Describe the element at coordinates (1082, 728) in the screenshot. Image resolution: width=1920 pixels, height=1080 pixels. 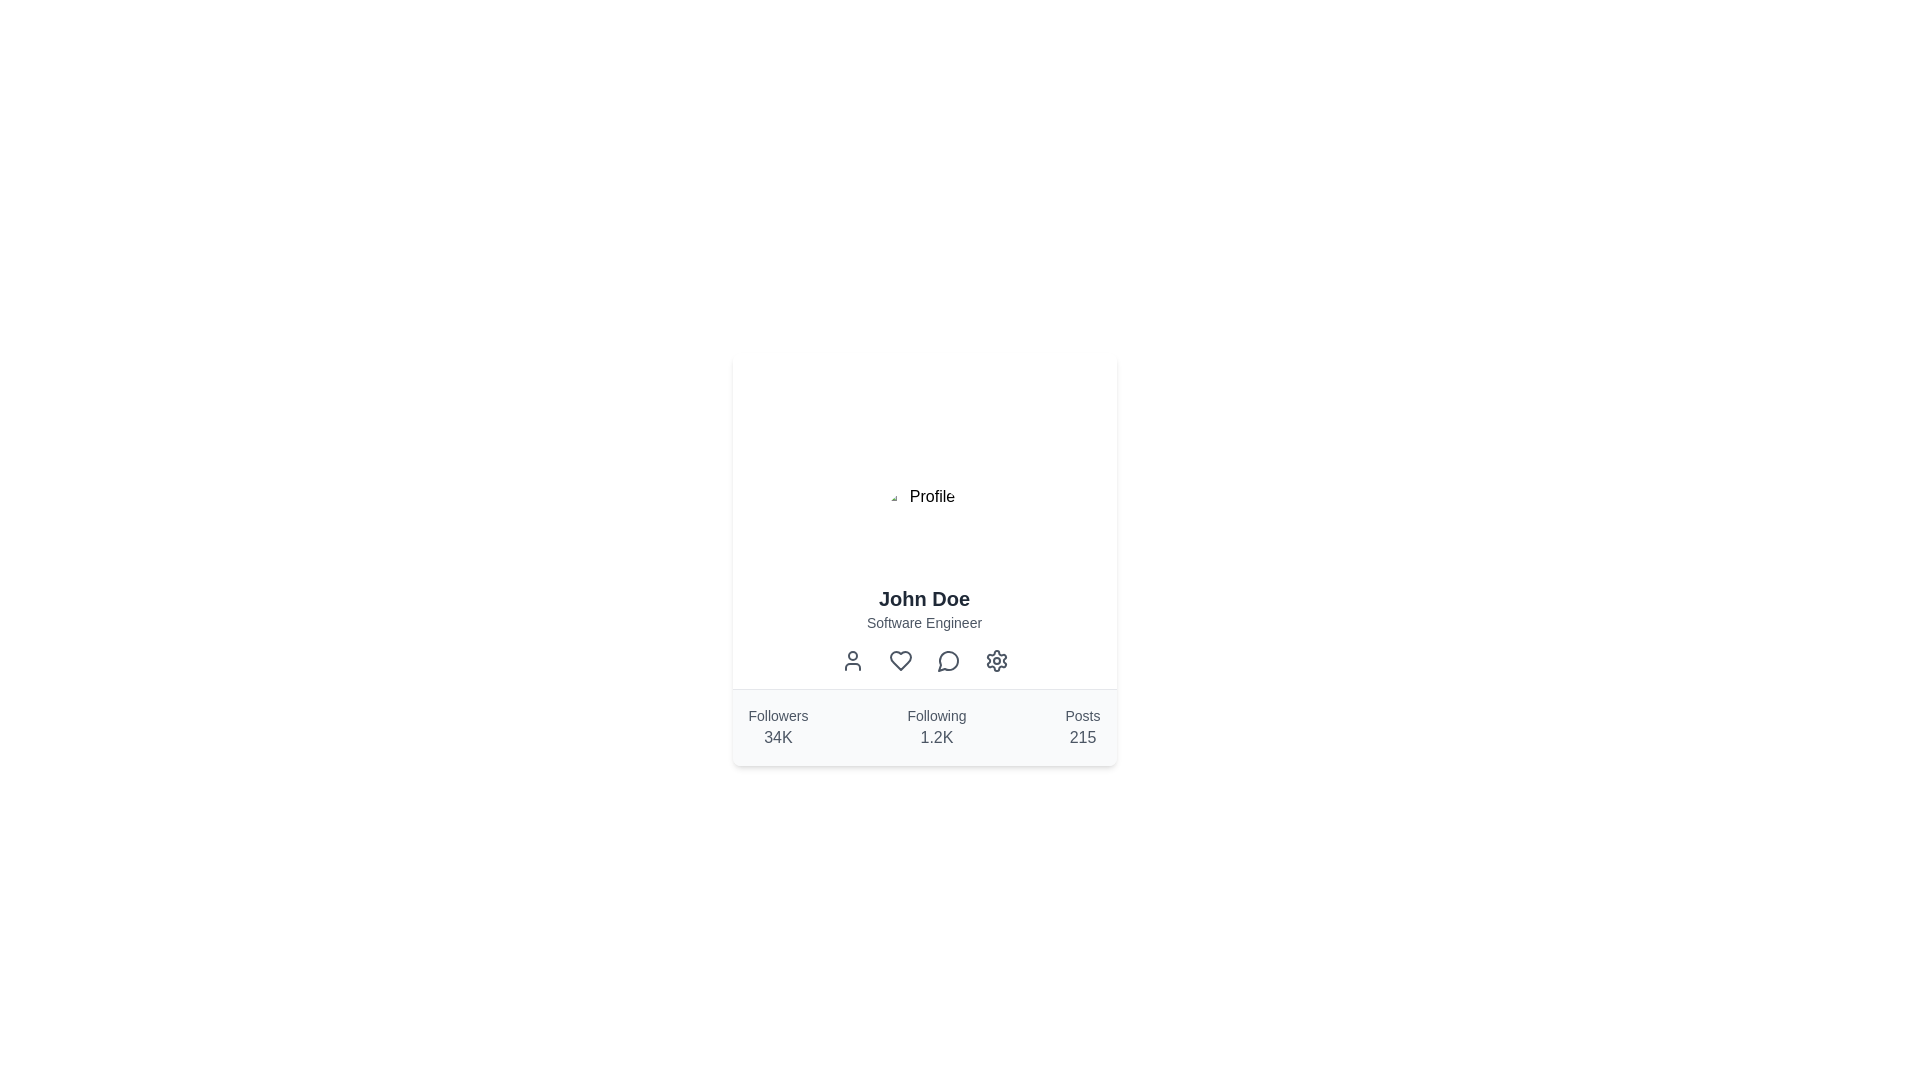
I see `the informational text display that shows the number of posts associated with the profile, which is the rightmost element among three siblings in a horizontal row` at that location.